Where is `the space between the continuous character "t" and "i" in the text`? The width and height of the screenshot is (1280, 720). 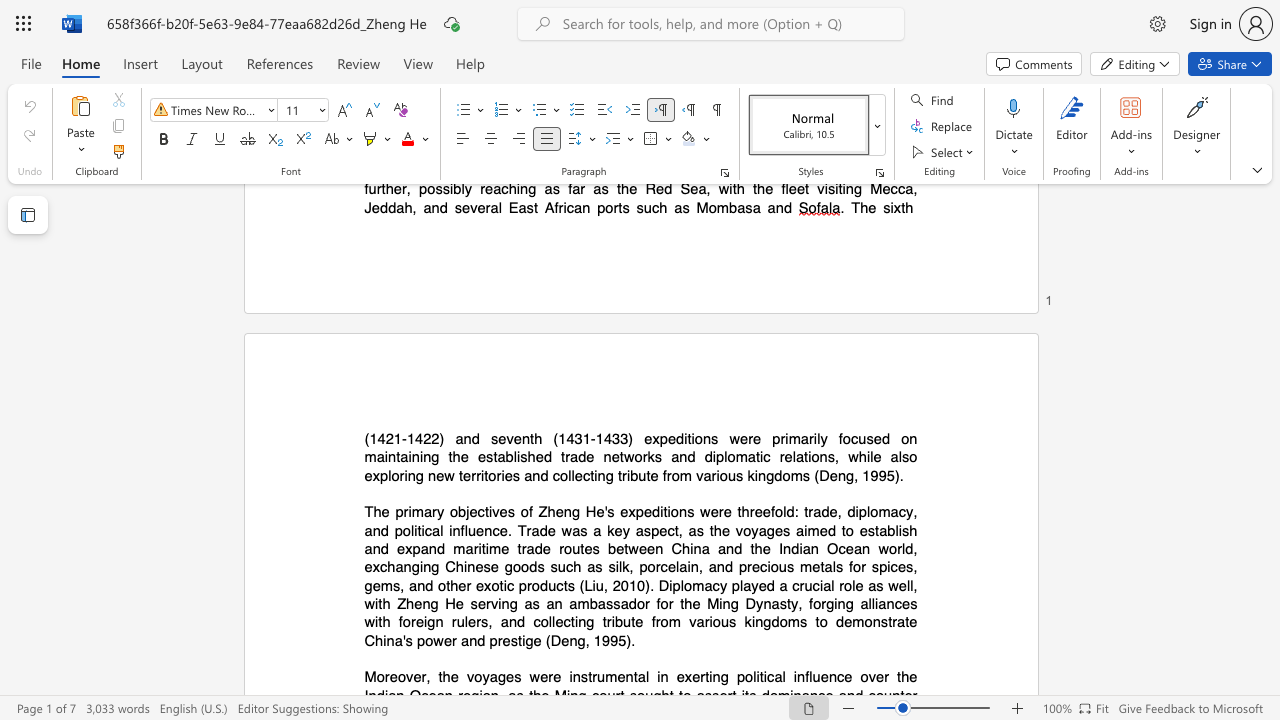
the space between the continuous character "t" and "i" in the text is located at coordinates (488, 511).